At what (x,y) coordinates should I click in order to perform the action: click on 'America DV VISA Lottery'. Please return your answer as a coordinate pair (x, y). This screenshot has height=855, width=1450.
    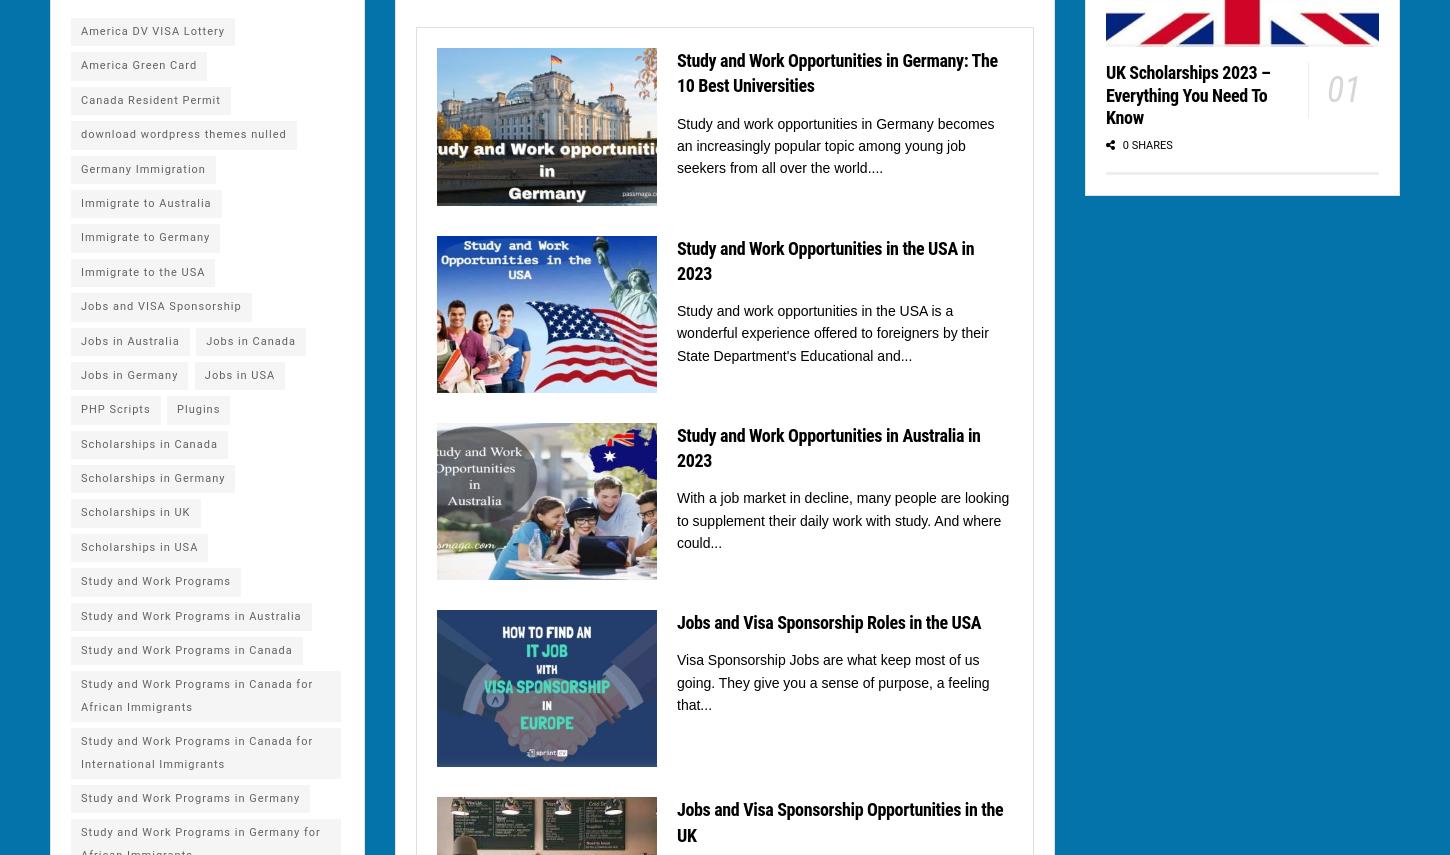
    Looking at the image, I should click on (151, 31).